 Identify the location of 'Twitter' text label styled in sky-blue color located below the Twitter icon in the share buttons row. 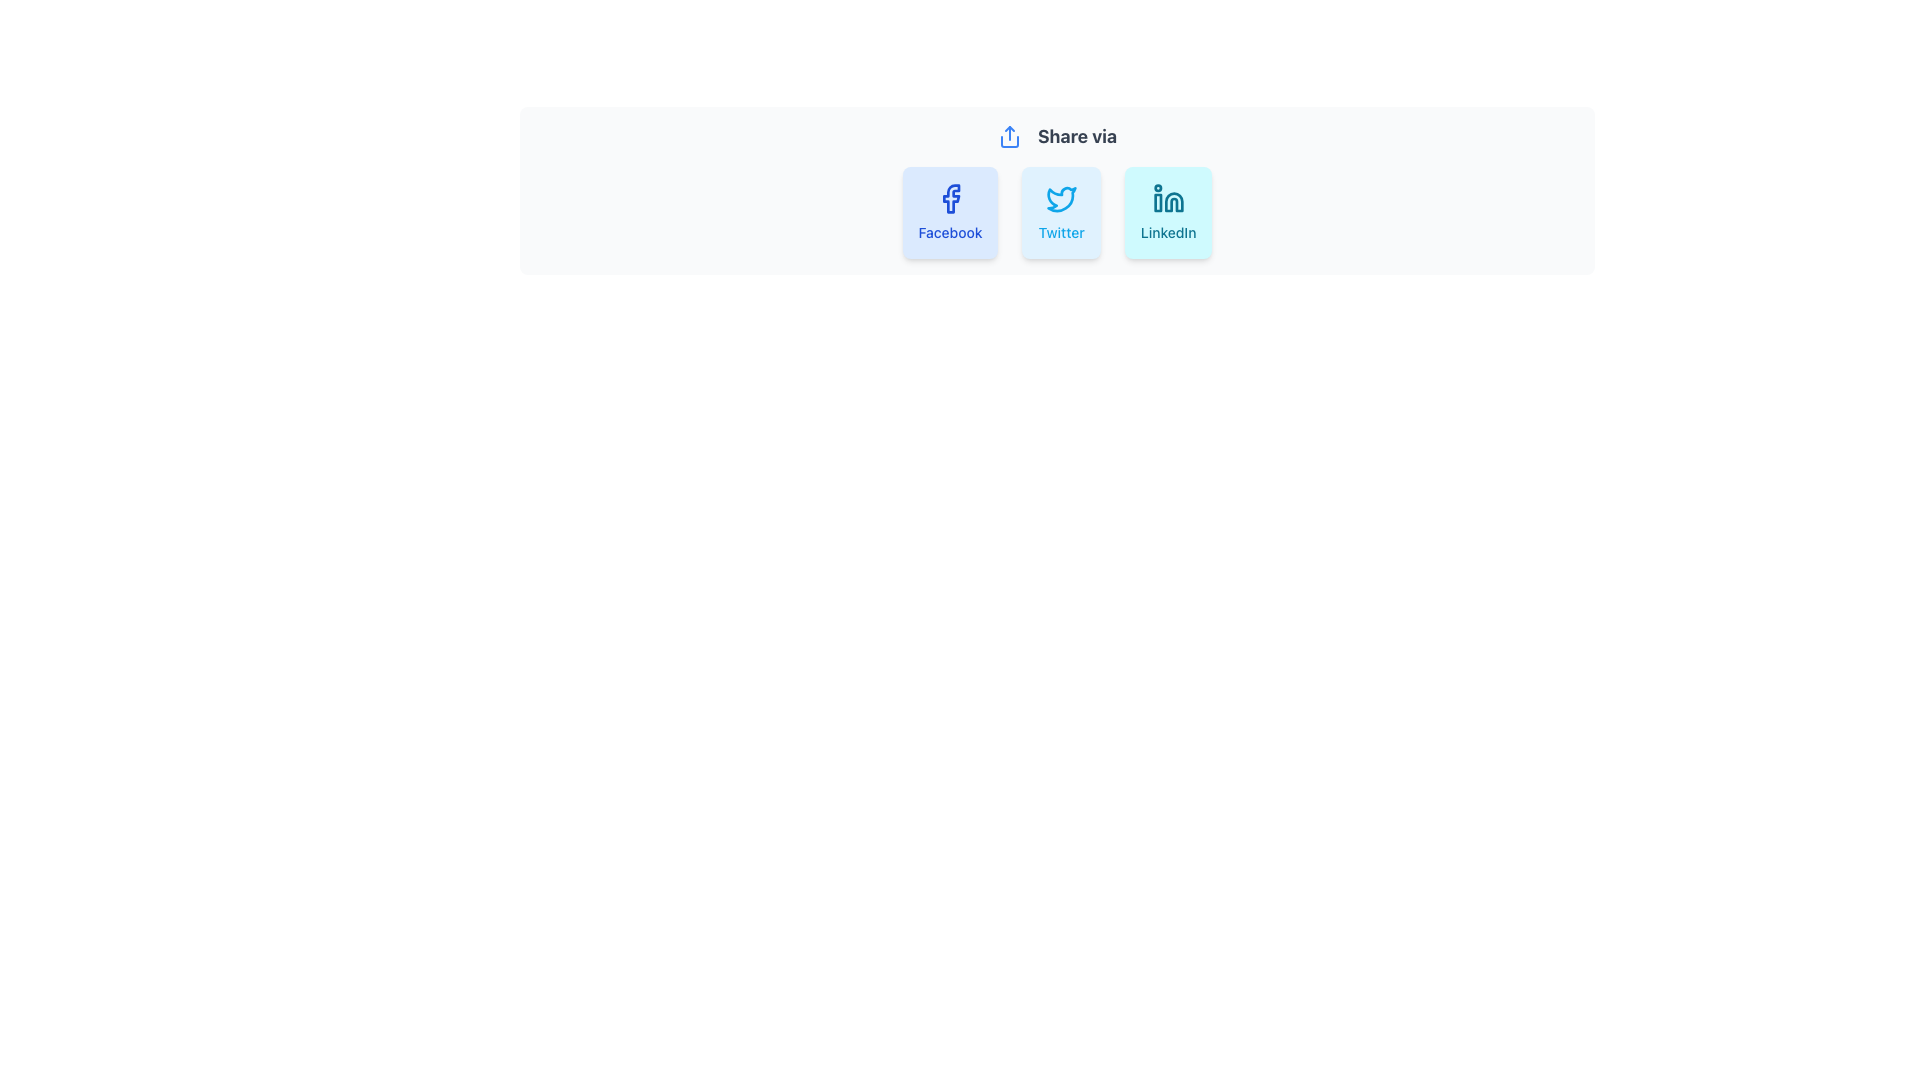
(1060, 231).